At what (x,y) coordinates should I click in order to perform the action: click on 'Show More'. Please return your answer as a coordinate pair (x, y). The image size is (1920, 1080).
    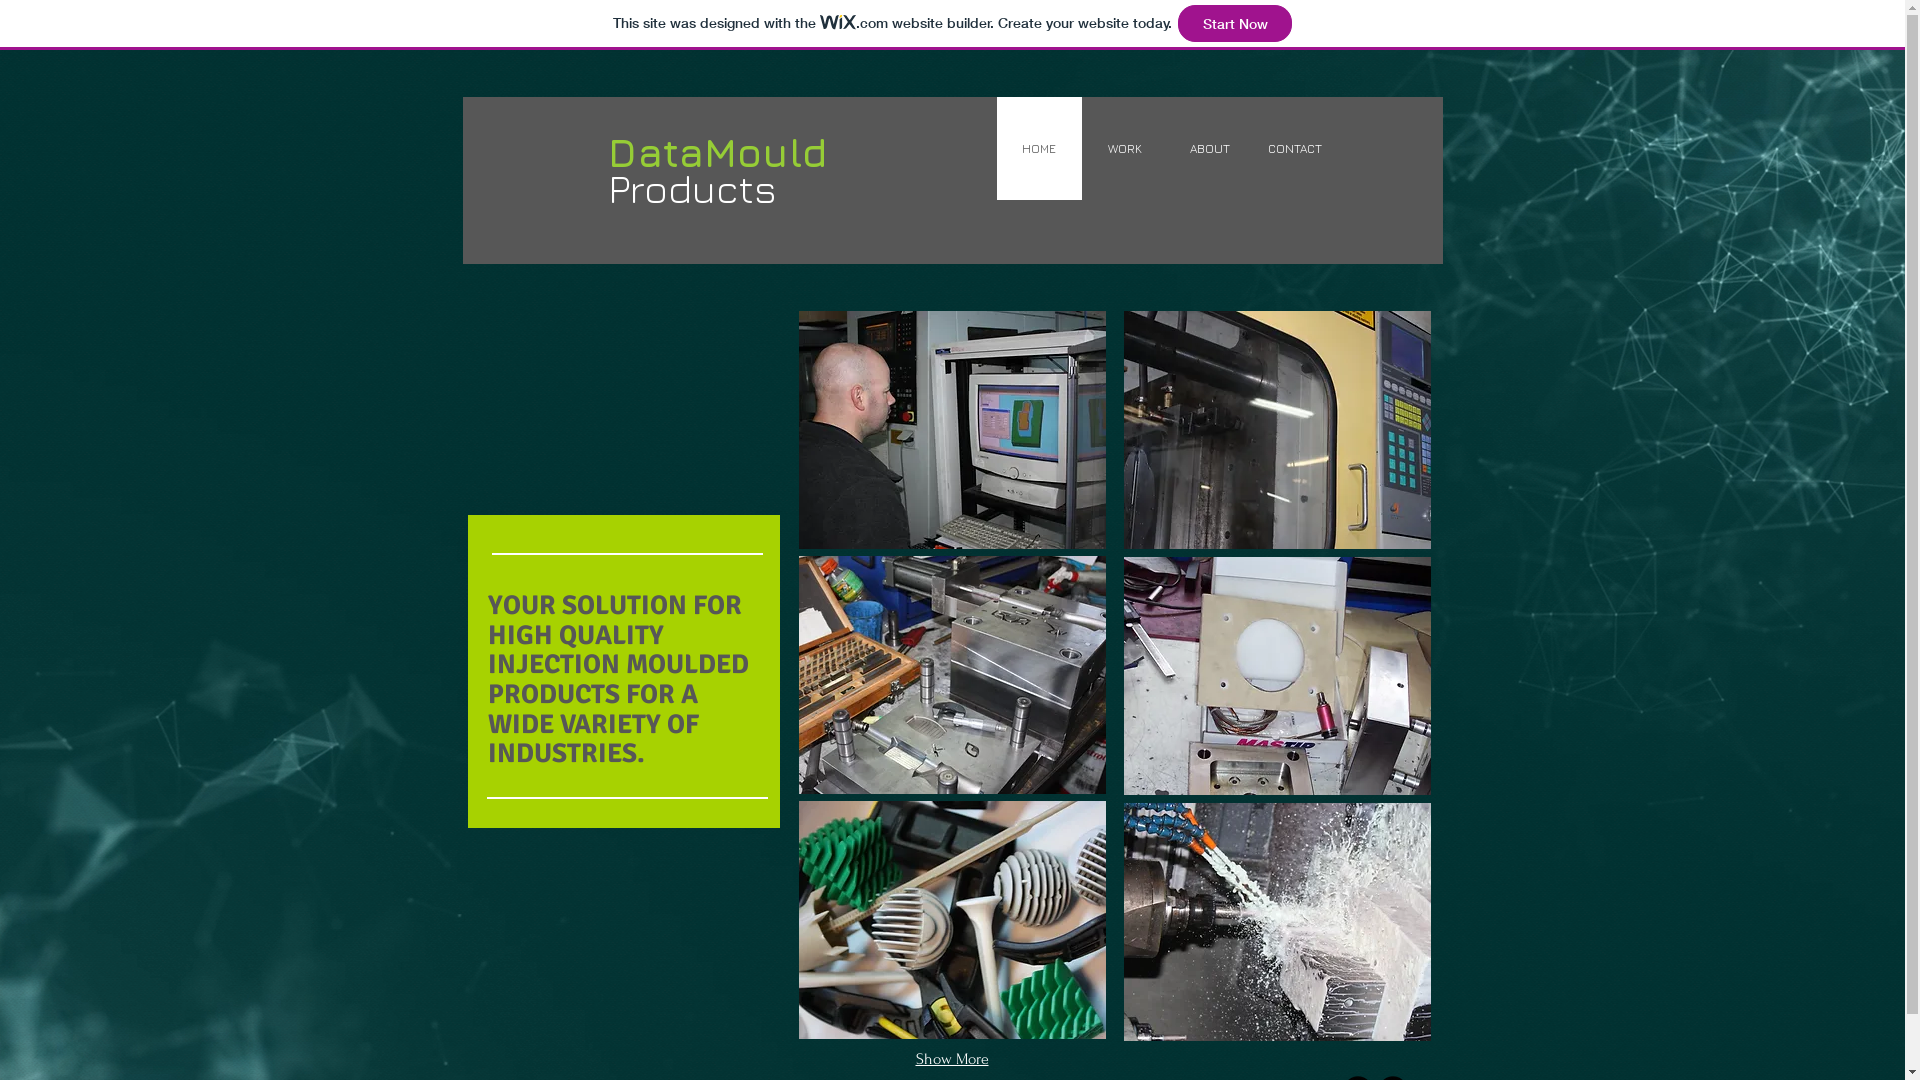
    Looking at the image, I should click on (951, 1058).